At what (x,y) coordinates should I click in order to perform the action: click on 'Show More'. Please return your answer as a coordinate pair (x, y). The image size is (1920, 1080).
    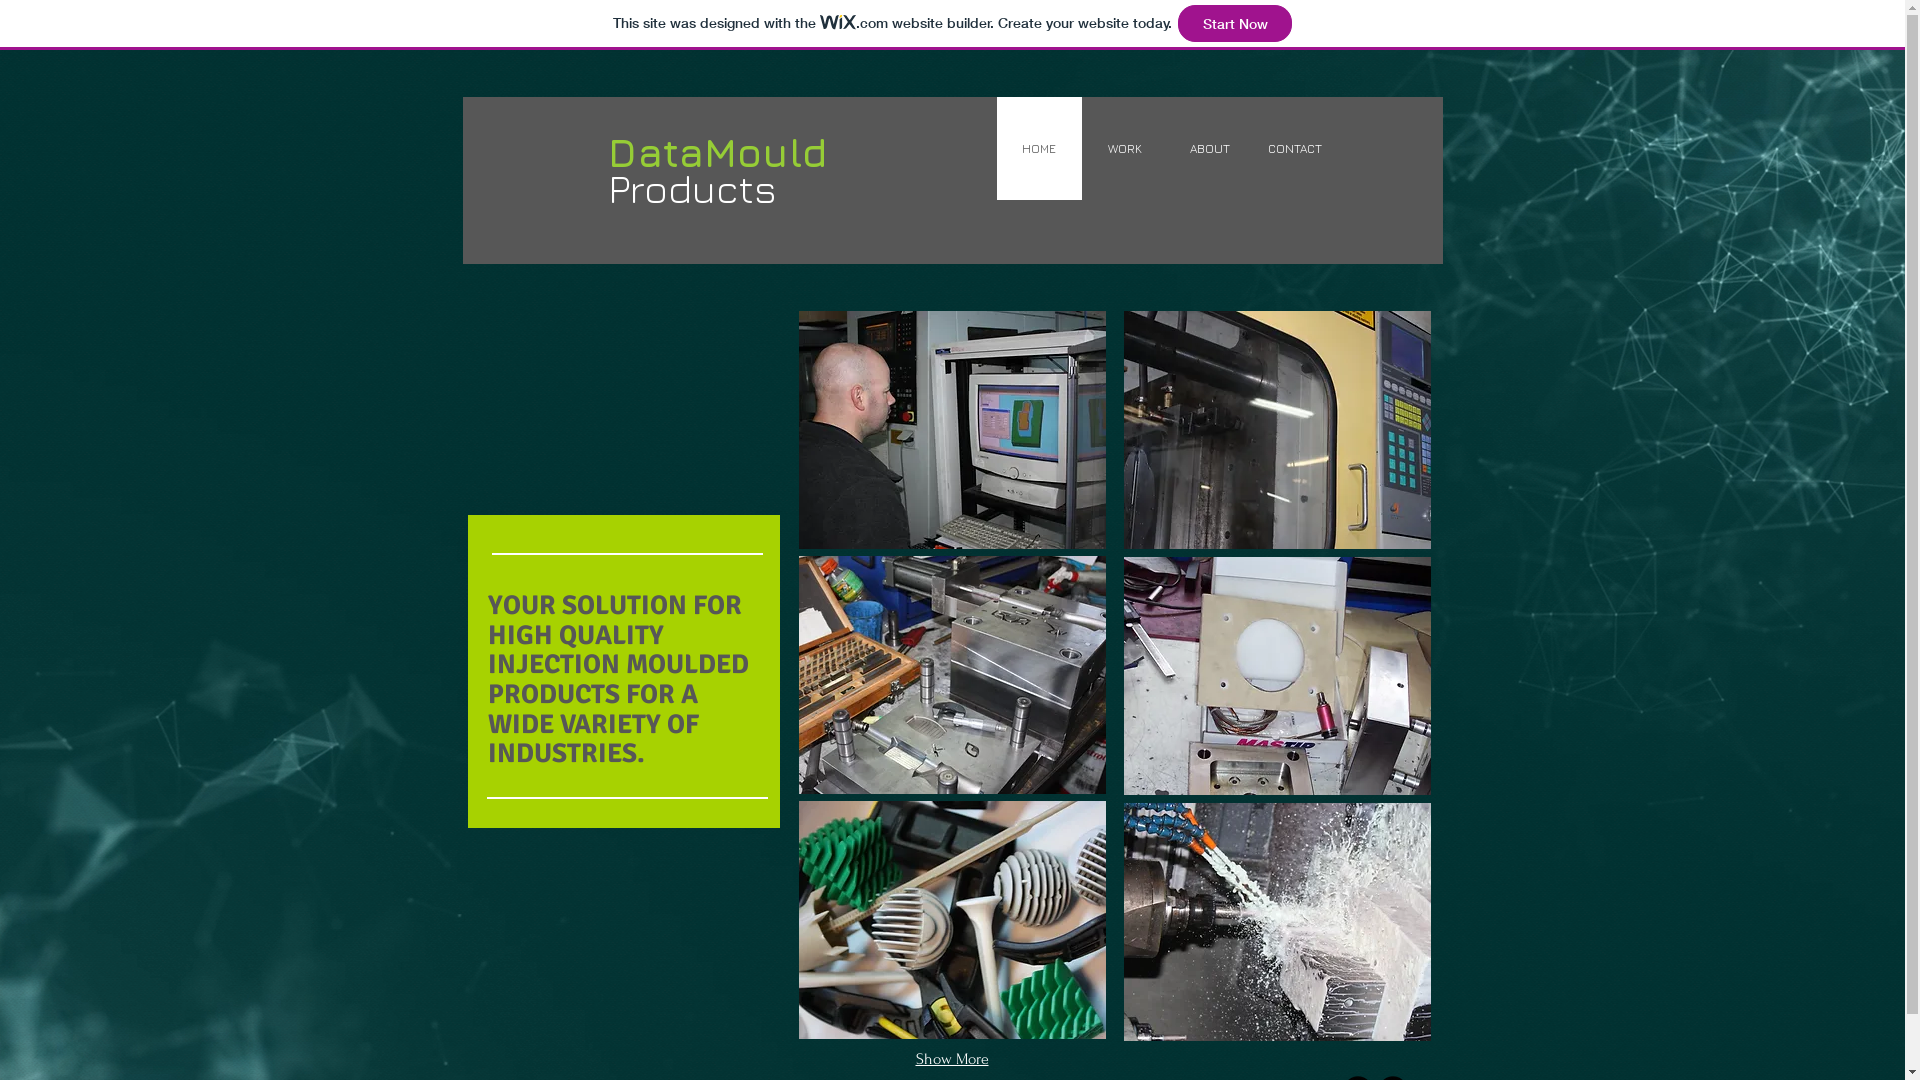
    Looking at the image, I should click on (951, 1058).